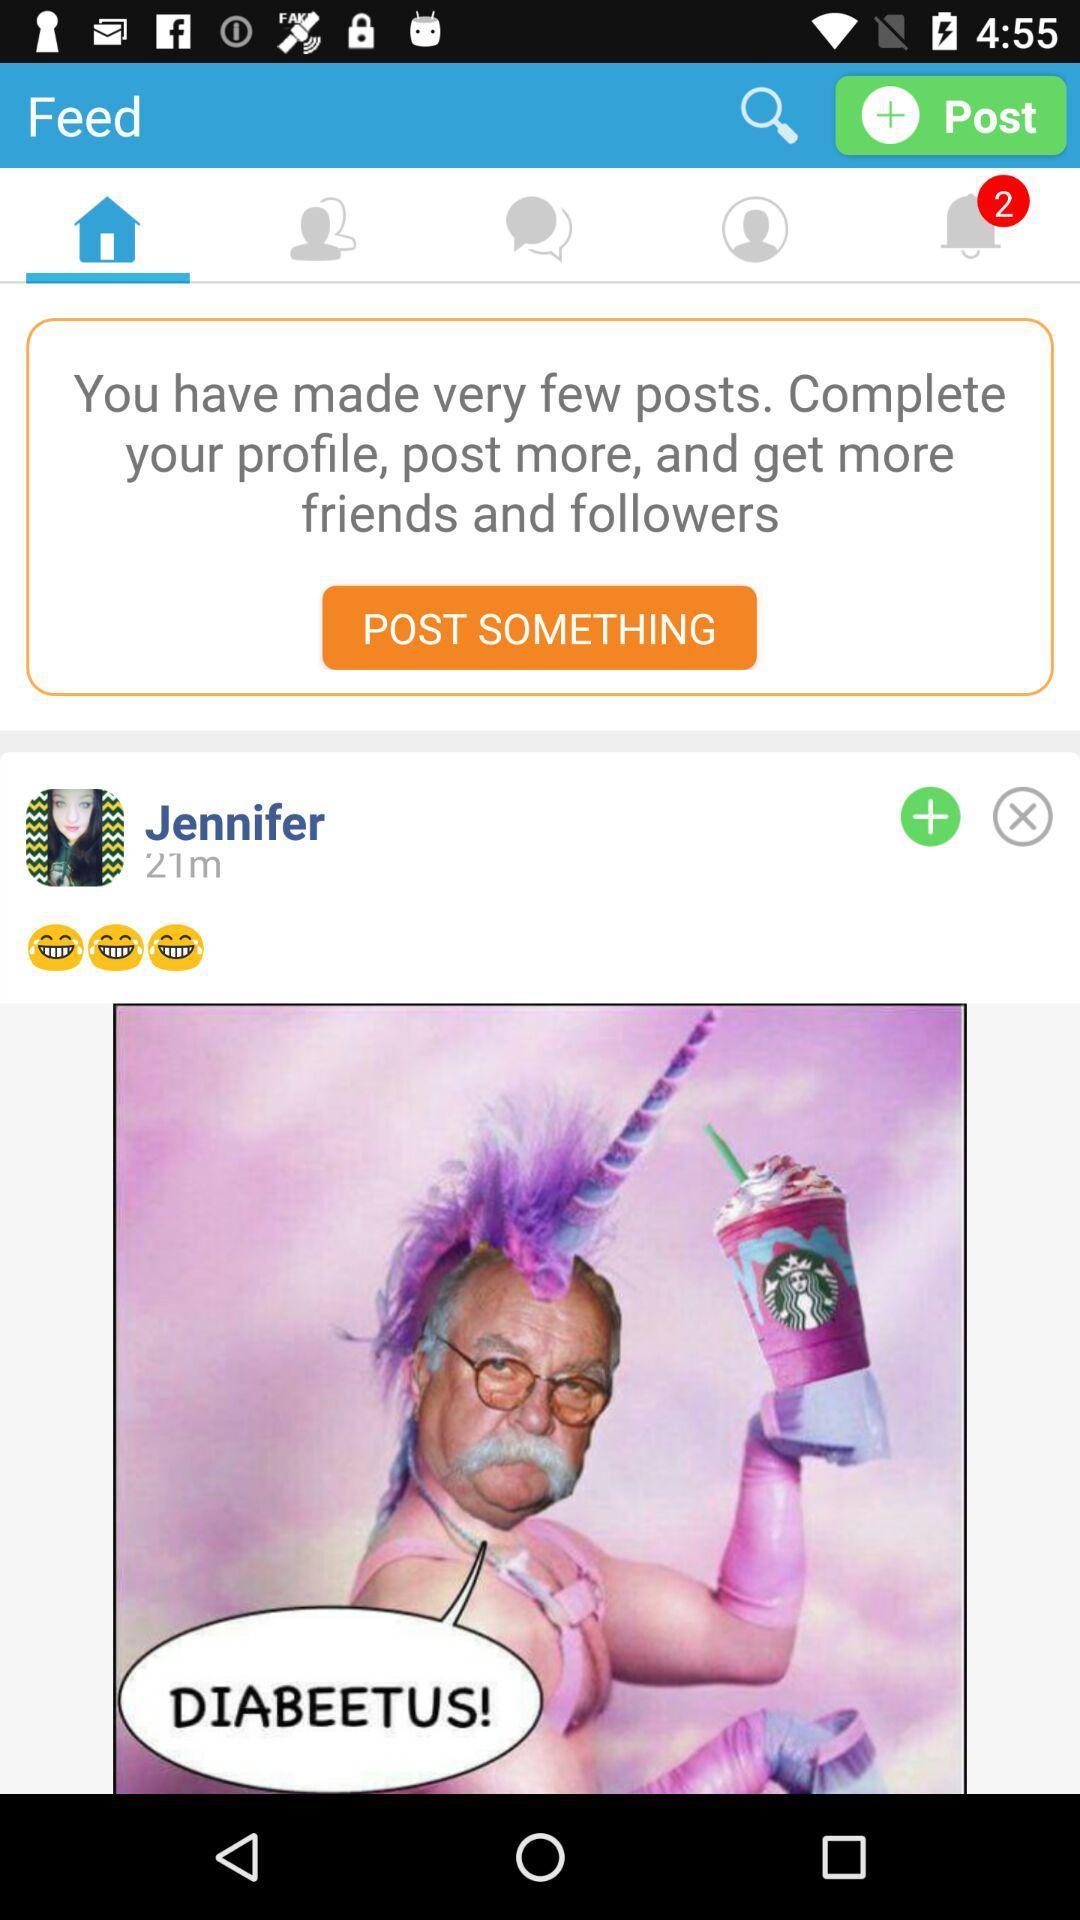 The image size is (1080, 1920). I want to click on the item below the you have made, so click(538, 626).